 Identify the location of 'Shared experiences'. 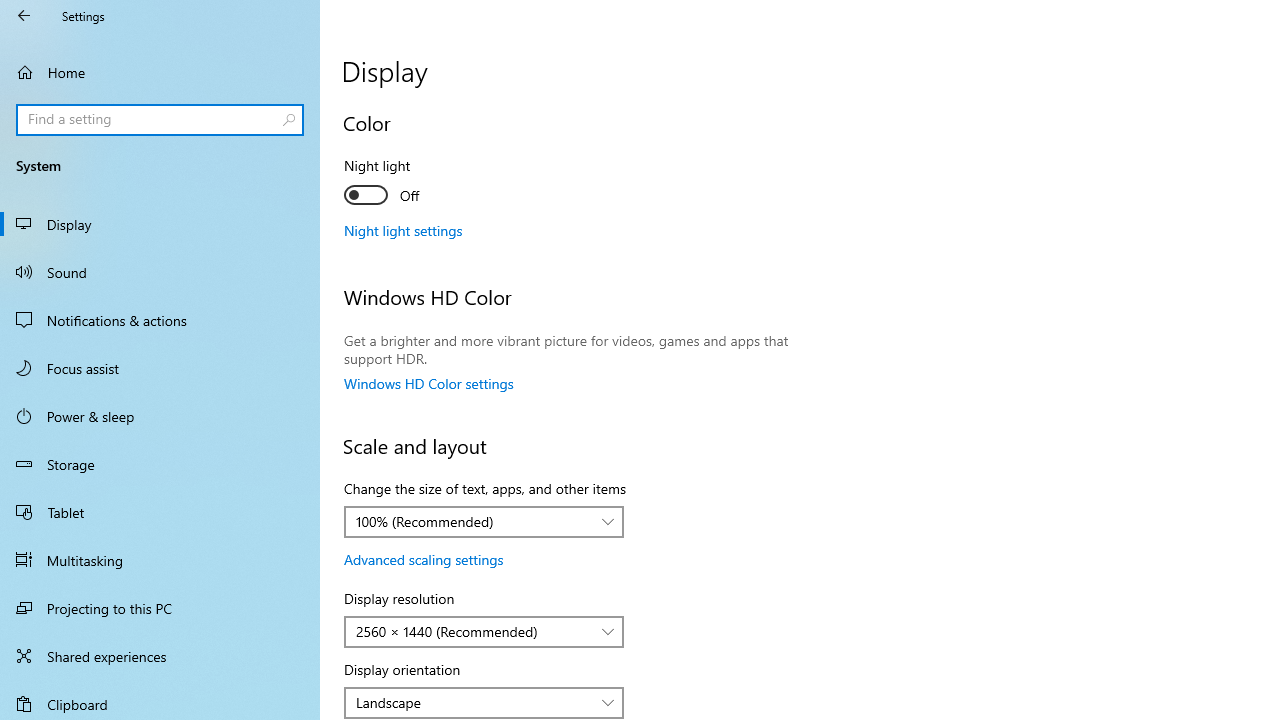
(160, 655).